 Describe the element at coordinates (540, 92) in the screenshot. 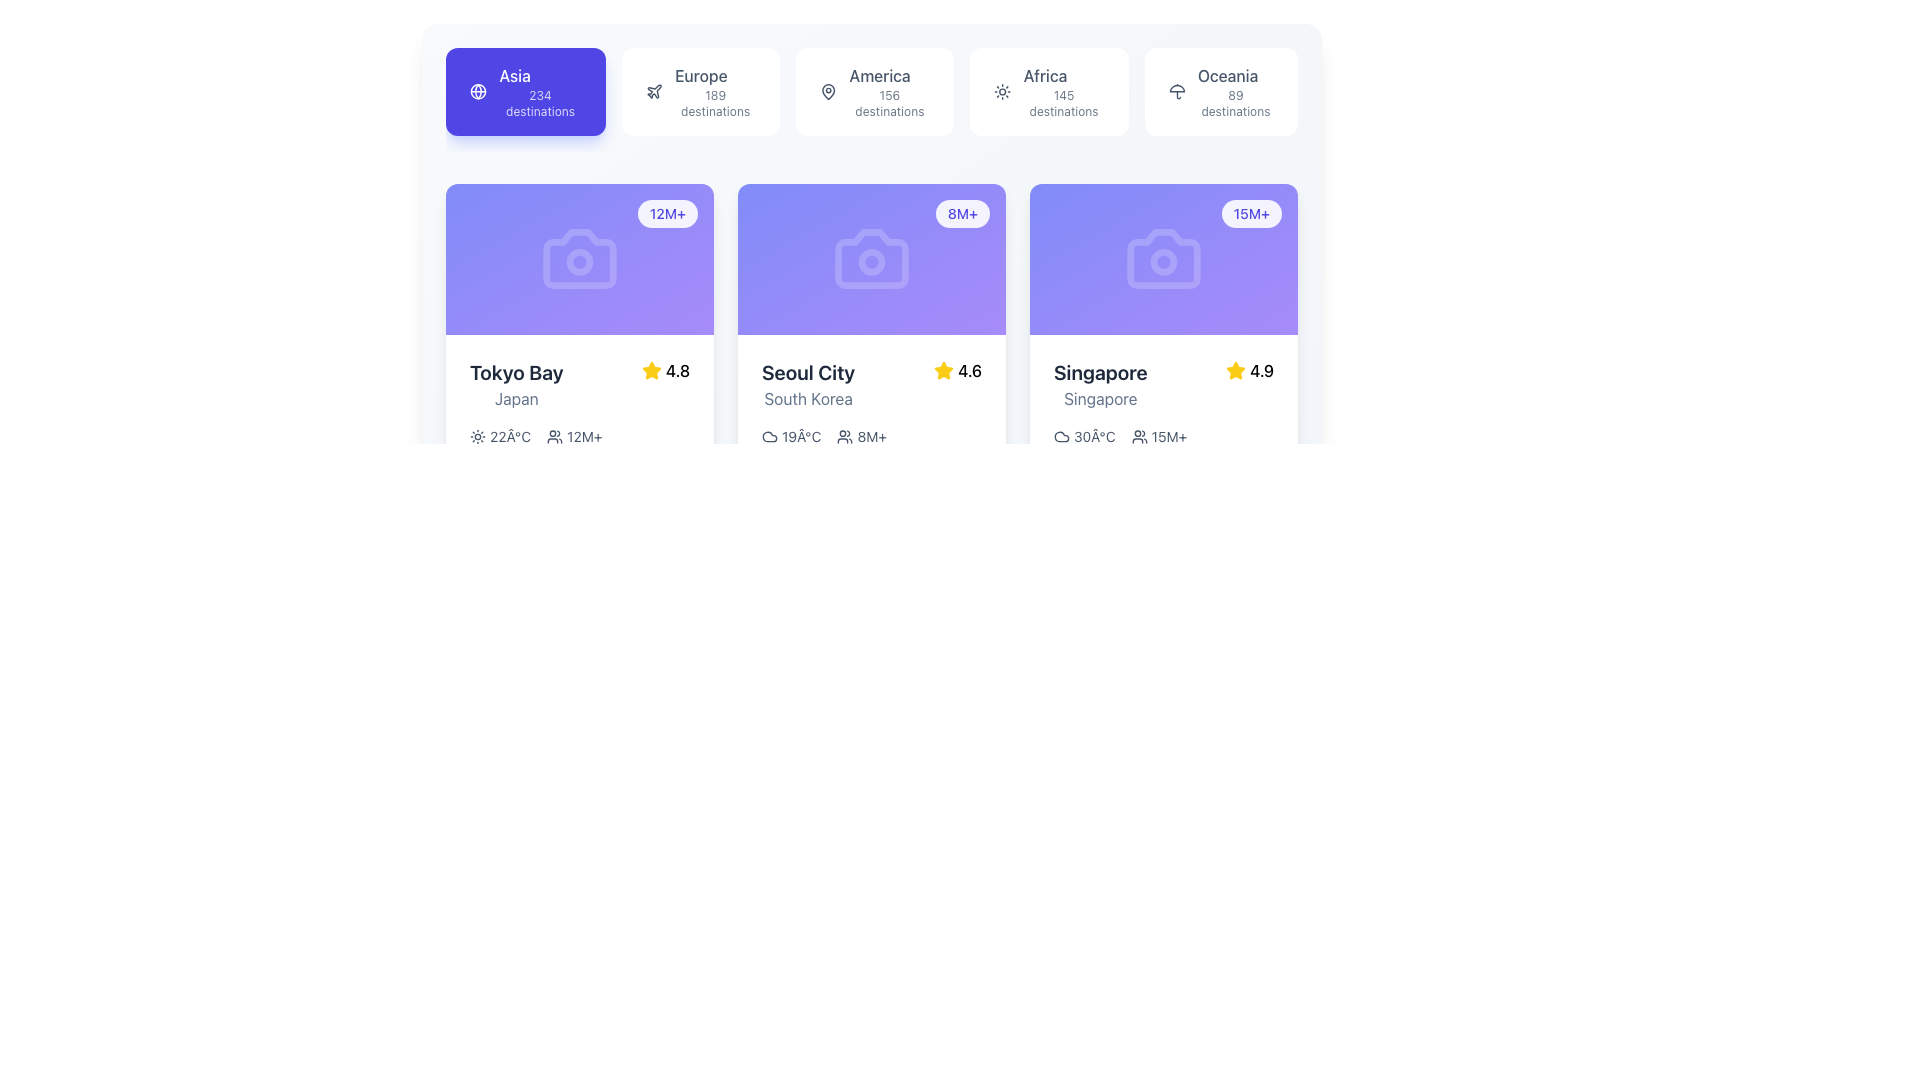

I see `the clickable panel for the 'Asia' category located at the far-left position of the horizontal list of continent panels` at that location.